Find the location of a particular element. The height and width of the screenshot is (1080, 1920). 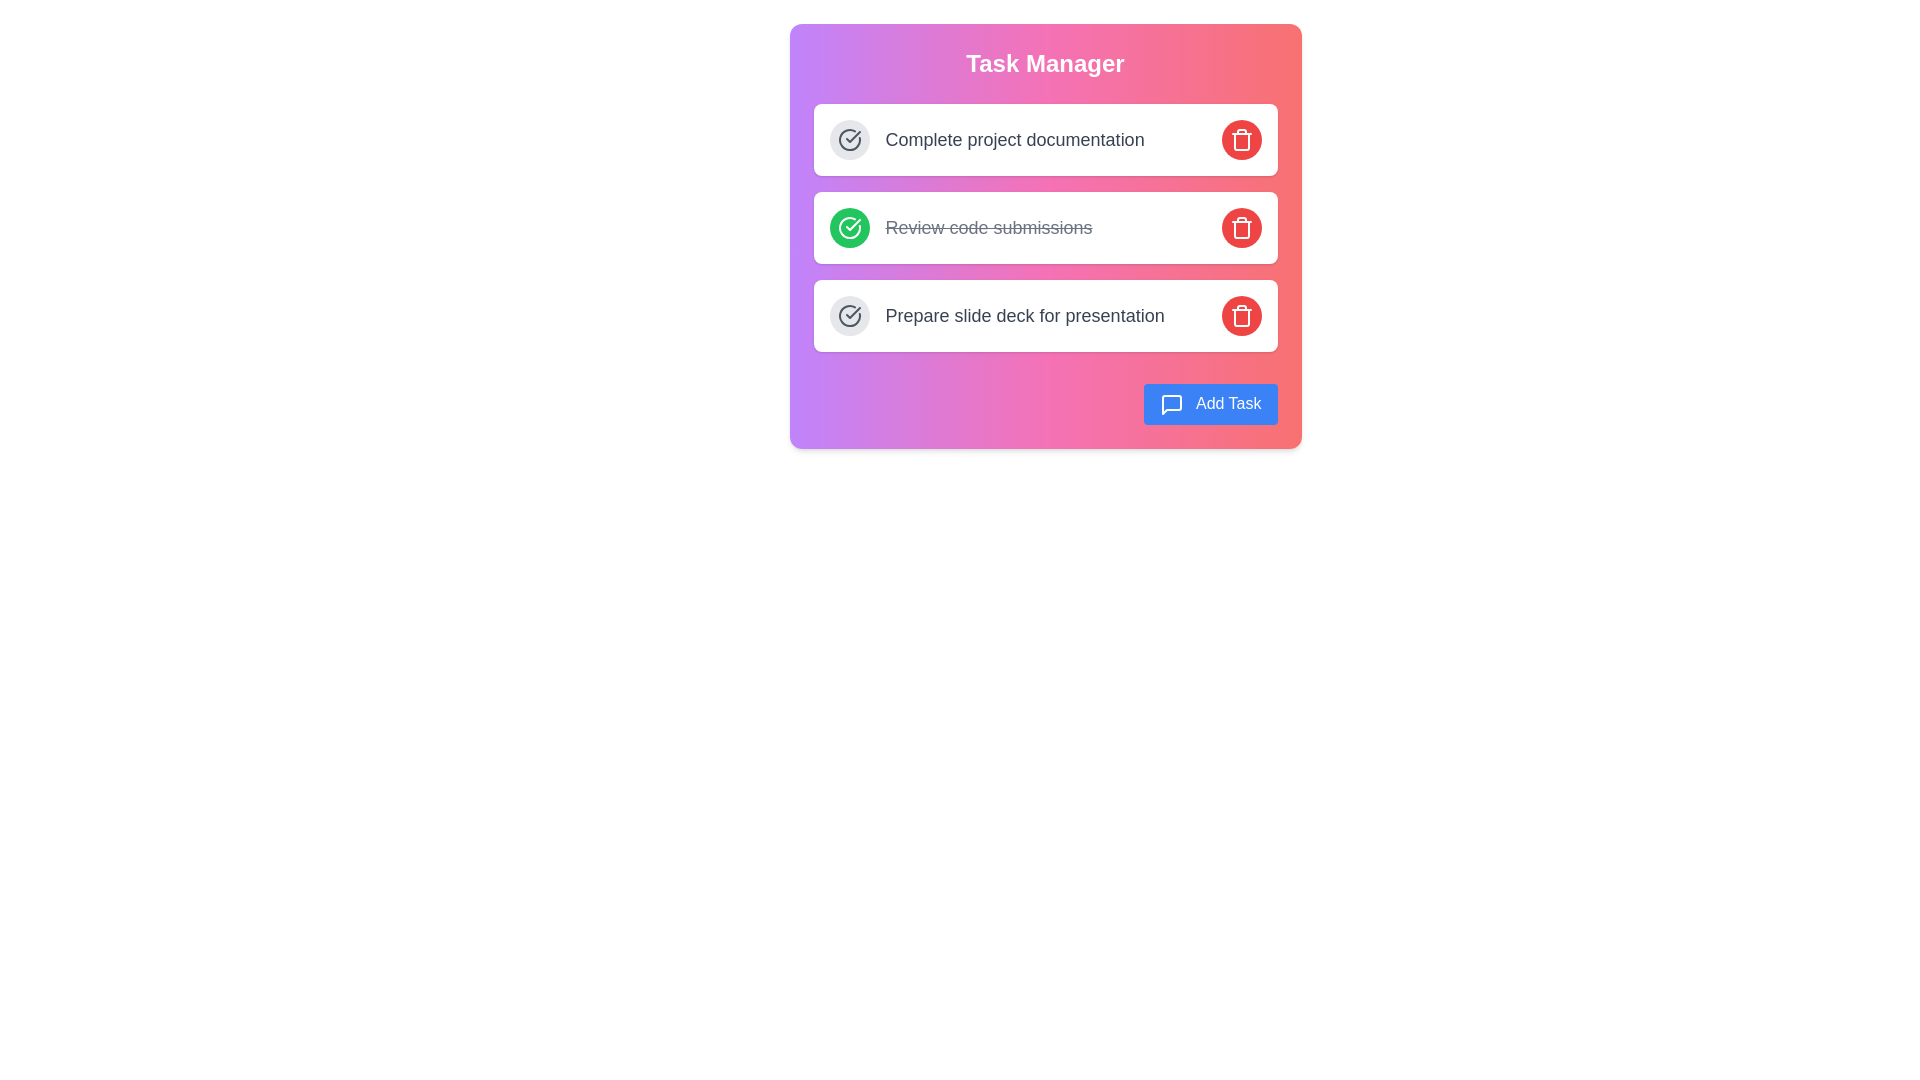

the speech bubble icon located in the lower-right corner of the task manager interface, adjacent is located at coordinates (1172, 404).